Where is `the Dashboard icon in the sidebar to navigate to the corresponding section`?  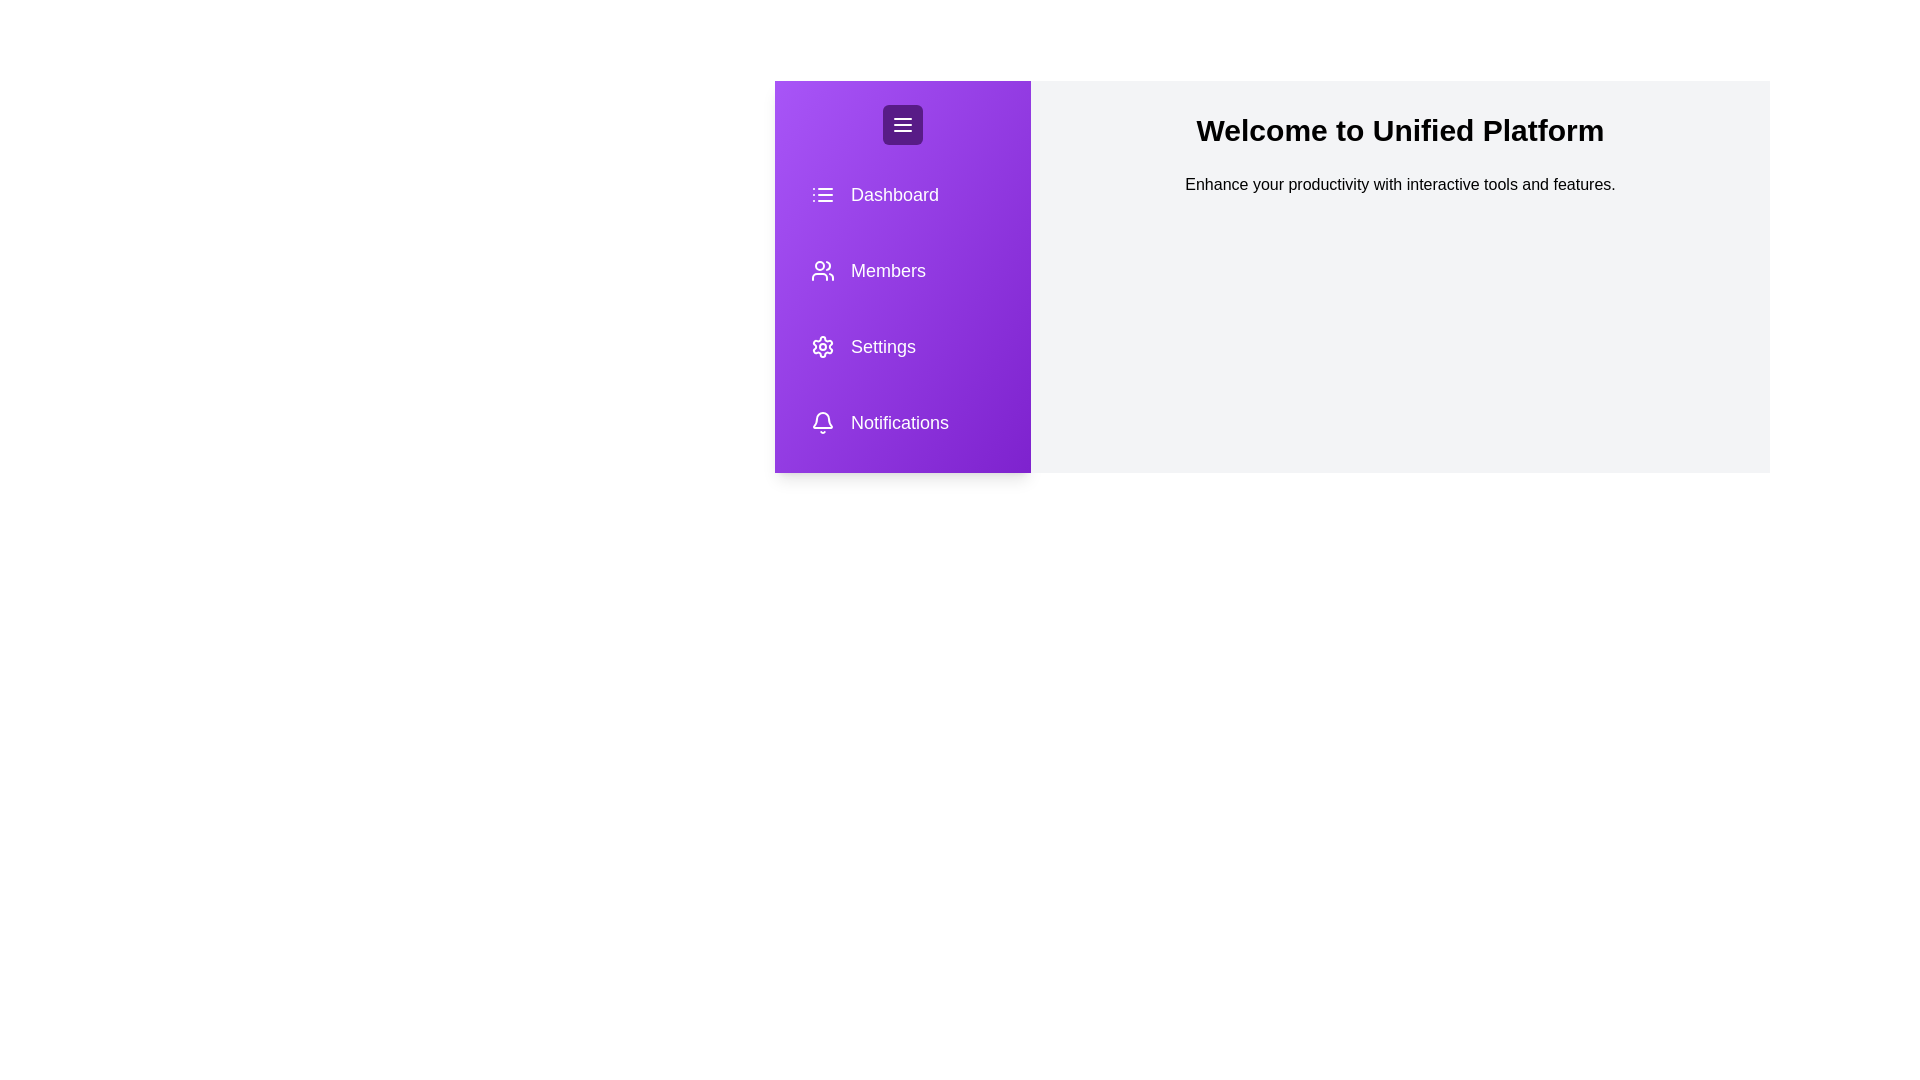 the Dashboard icon in the sidebar to navigate to the corresponding section is located at coordinates (901, 195).